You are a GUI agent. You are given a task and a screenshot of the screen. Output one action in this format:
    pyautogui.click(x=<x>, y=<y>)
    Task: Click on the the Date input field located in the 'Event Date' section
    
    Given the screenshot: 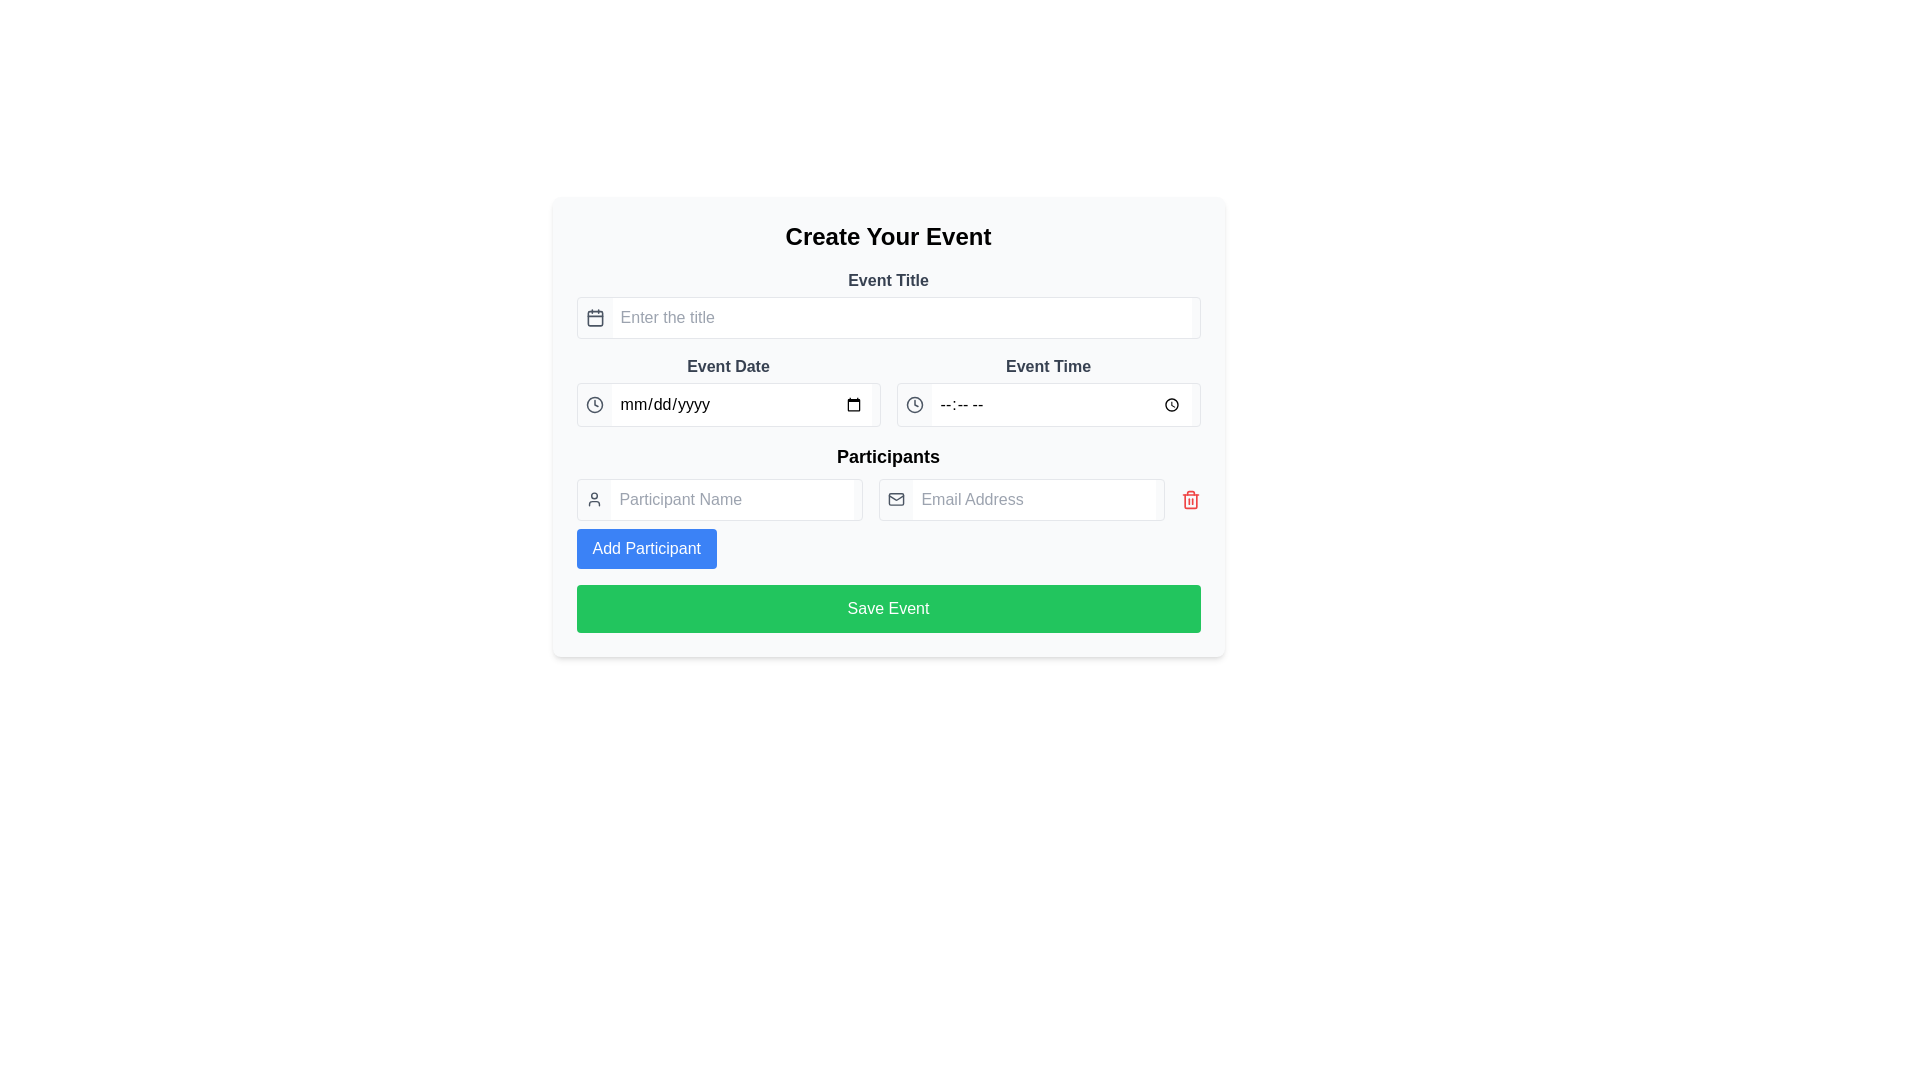 What is the action you would take?
    pyautogui.click(x=727, y=405)
    